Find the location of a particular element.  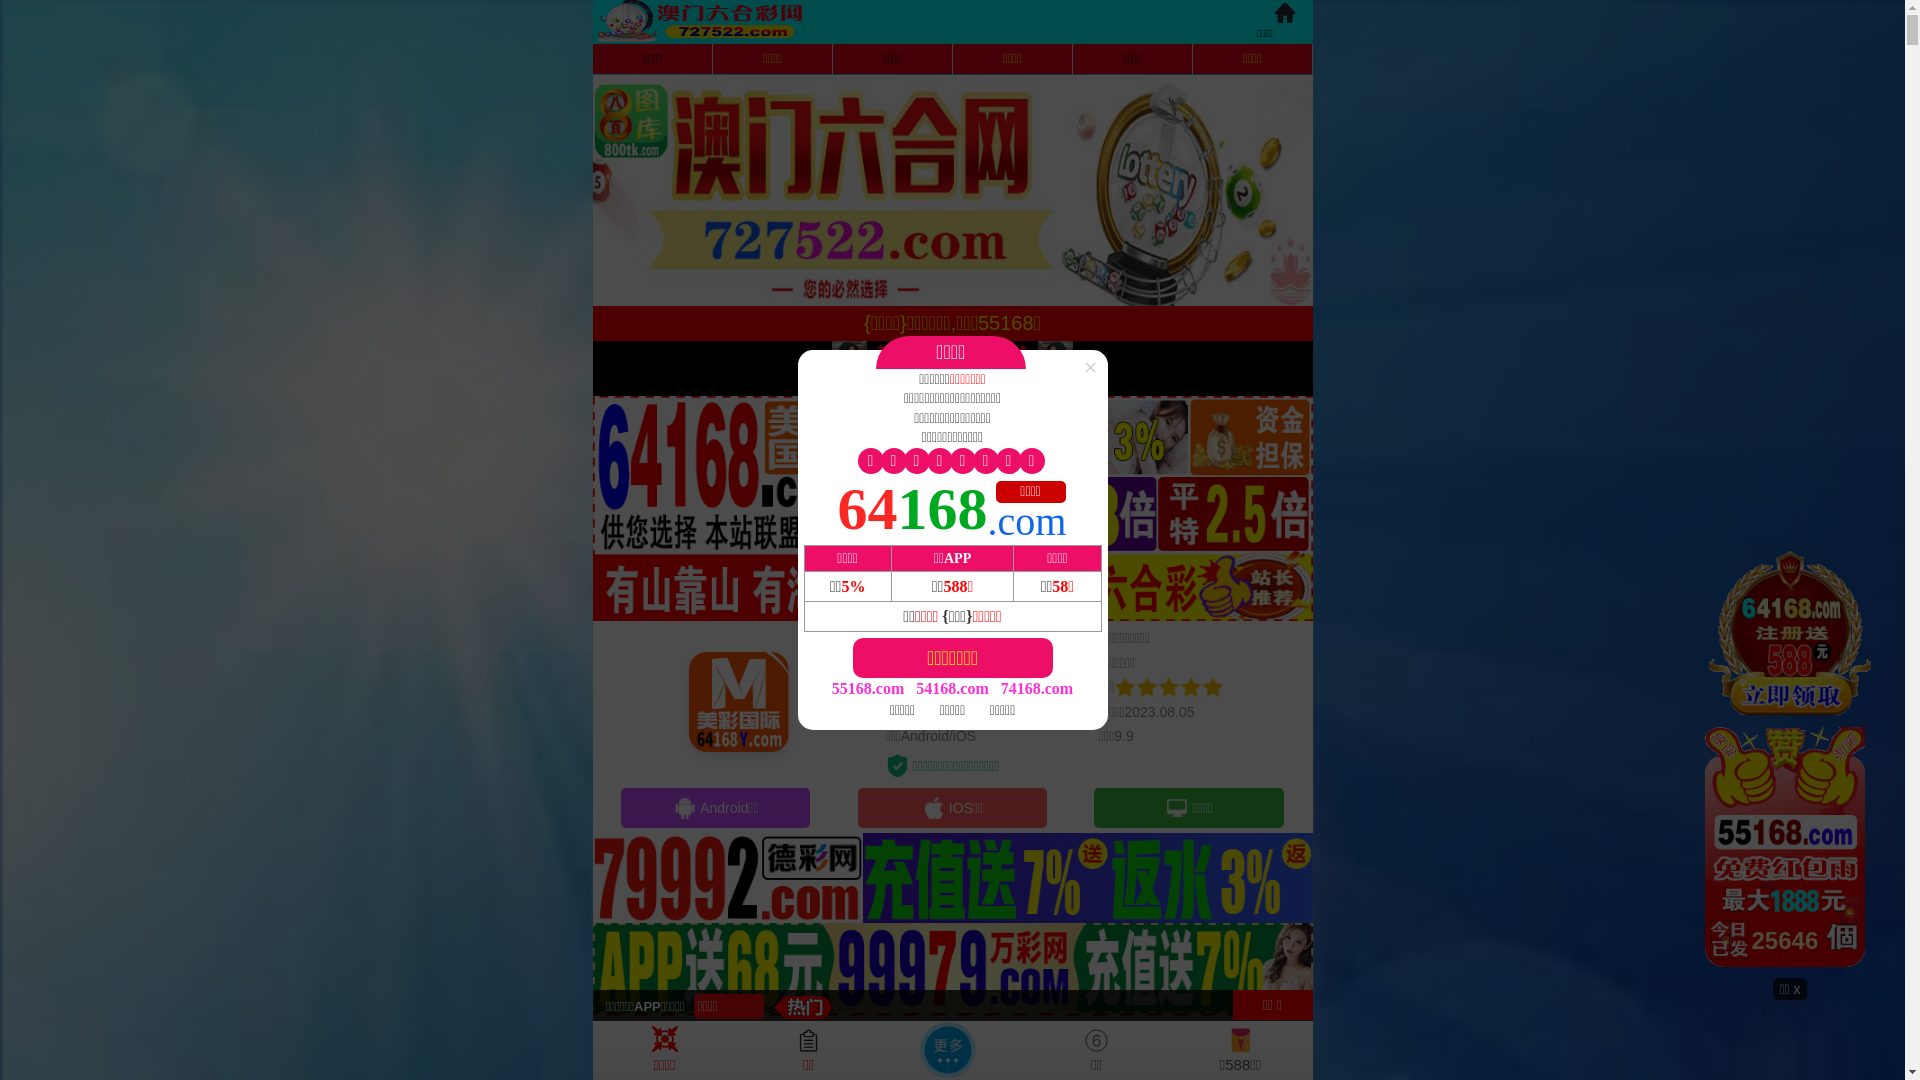

'26092' is located at coordinates (1790, 763).